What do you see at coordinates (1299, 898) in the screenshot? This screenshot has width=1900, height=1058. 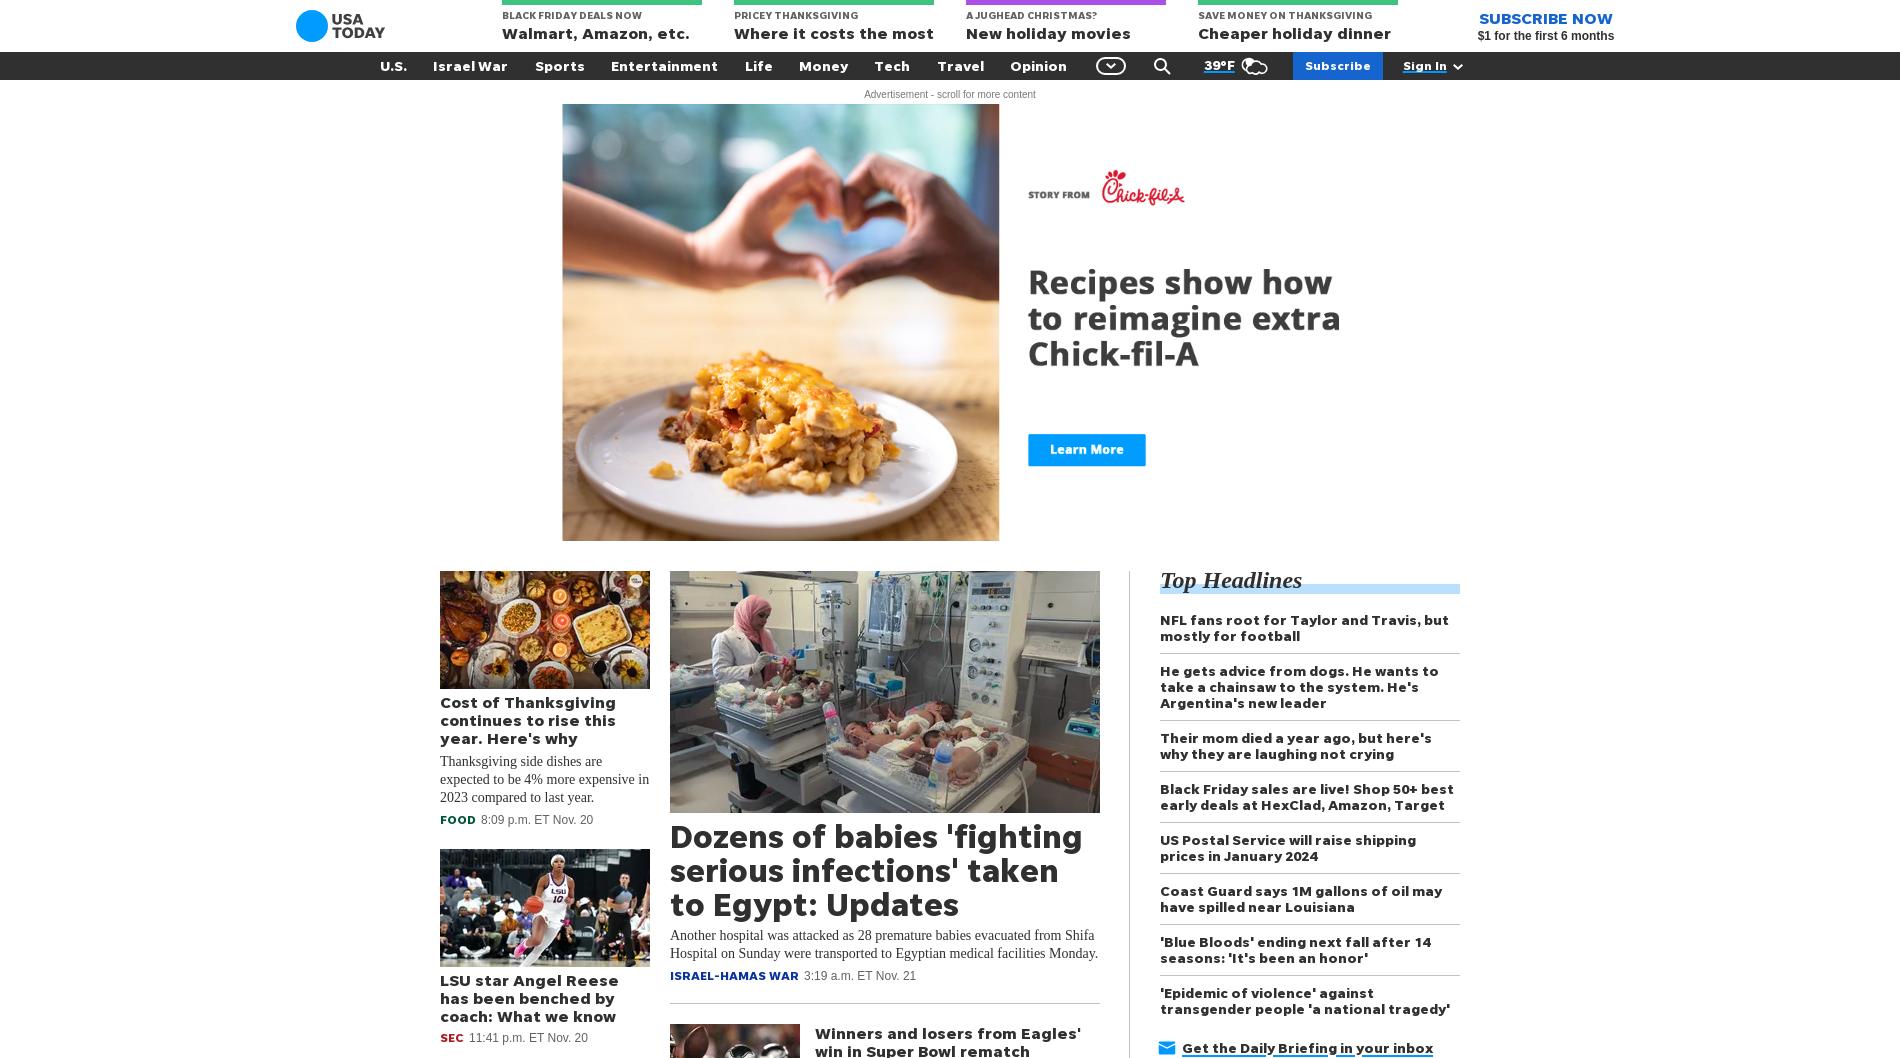 I see `'Coast Guard says 1M gallons of oil may have spilled near Louisiana'` at bounding box center [1299, 898].